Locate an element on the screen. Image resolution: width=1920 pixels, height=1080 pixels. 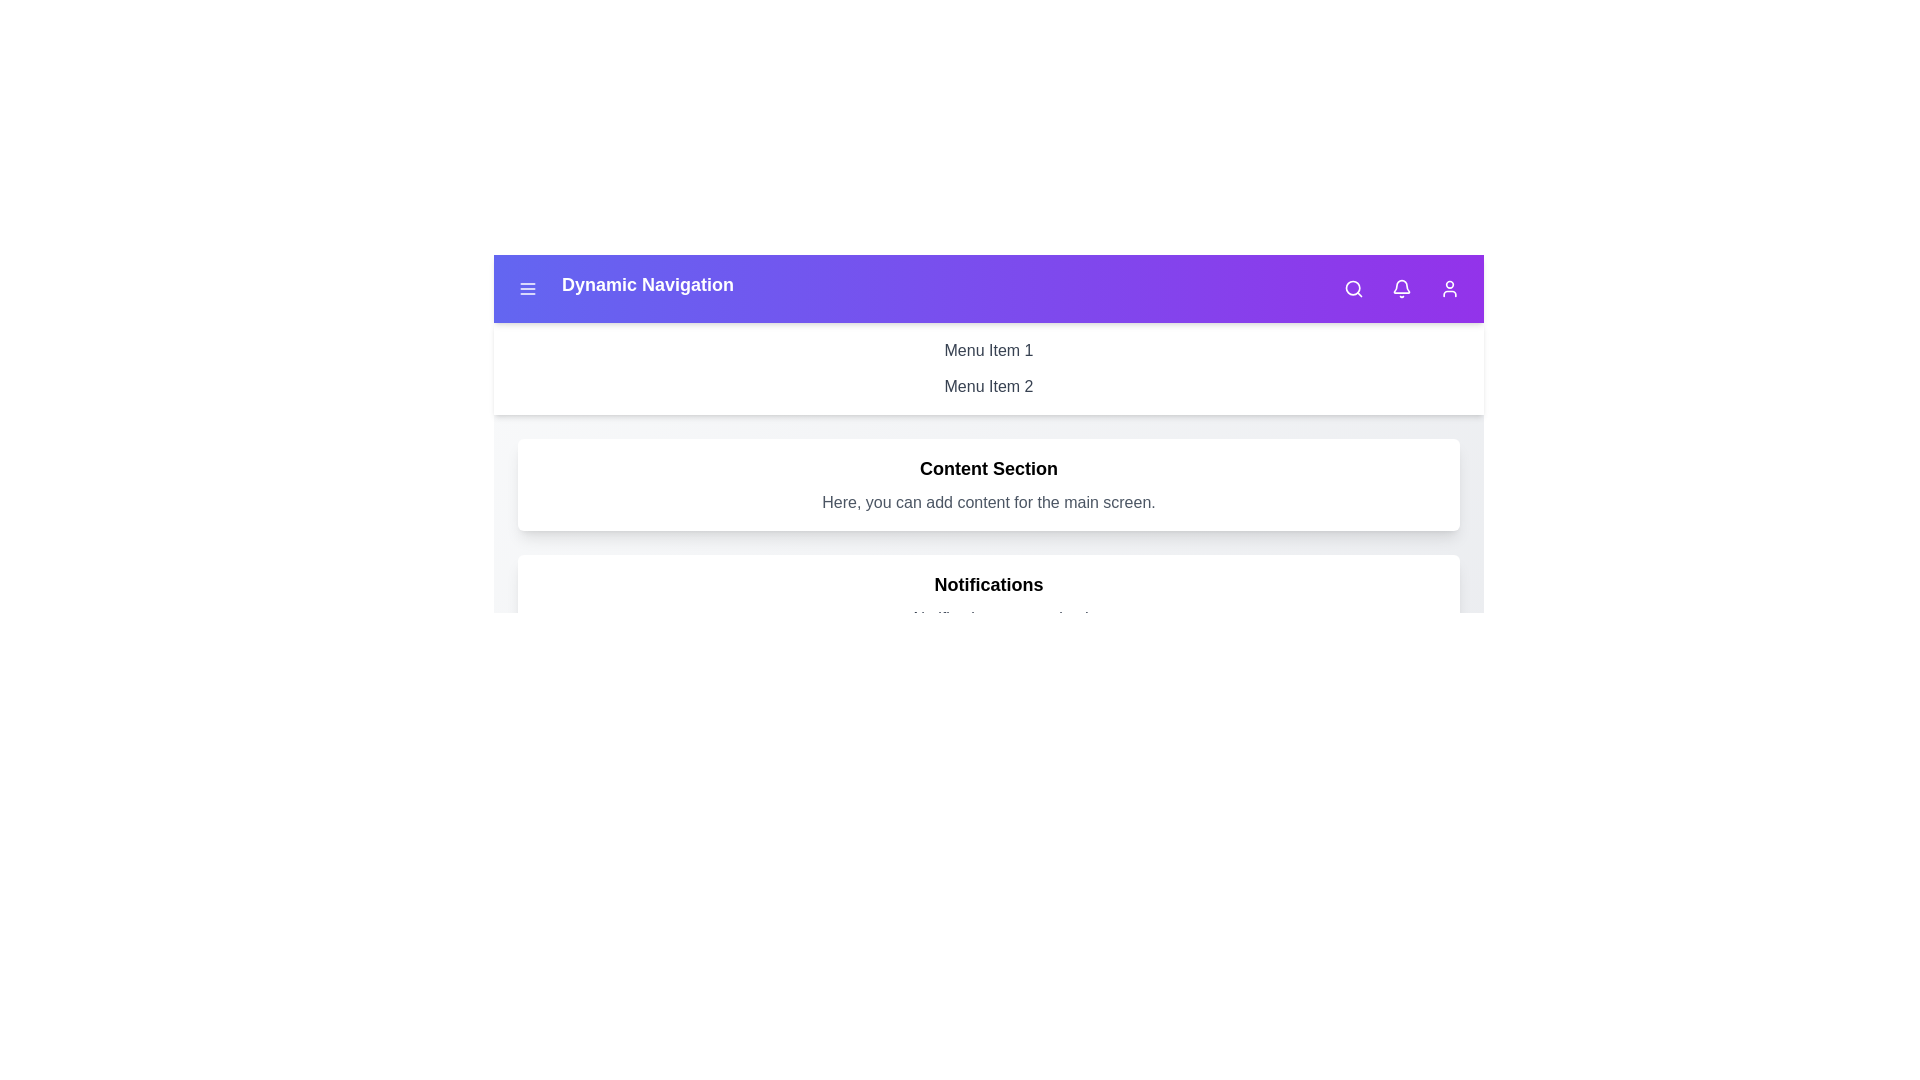
the user icon to access the user profile is located at coordinates (1449, 289).